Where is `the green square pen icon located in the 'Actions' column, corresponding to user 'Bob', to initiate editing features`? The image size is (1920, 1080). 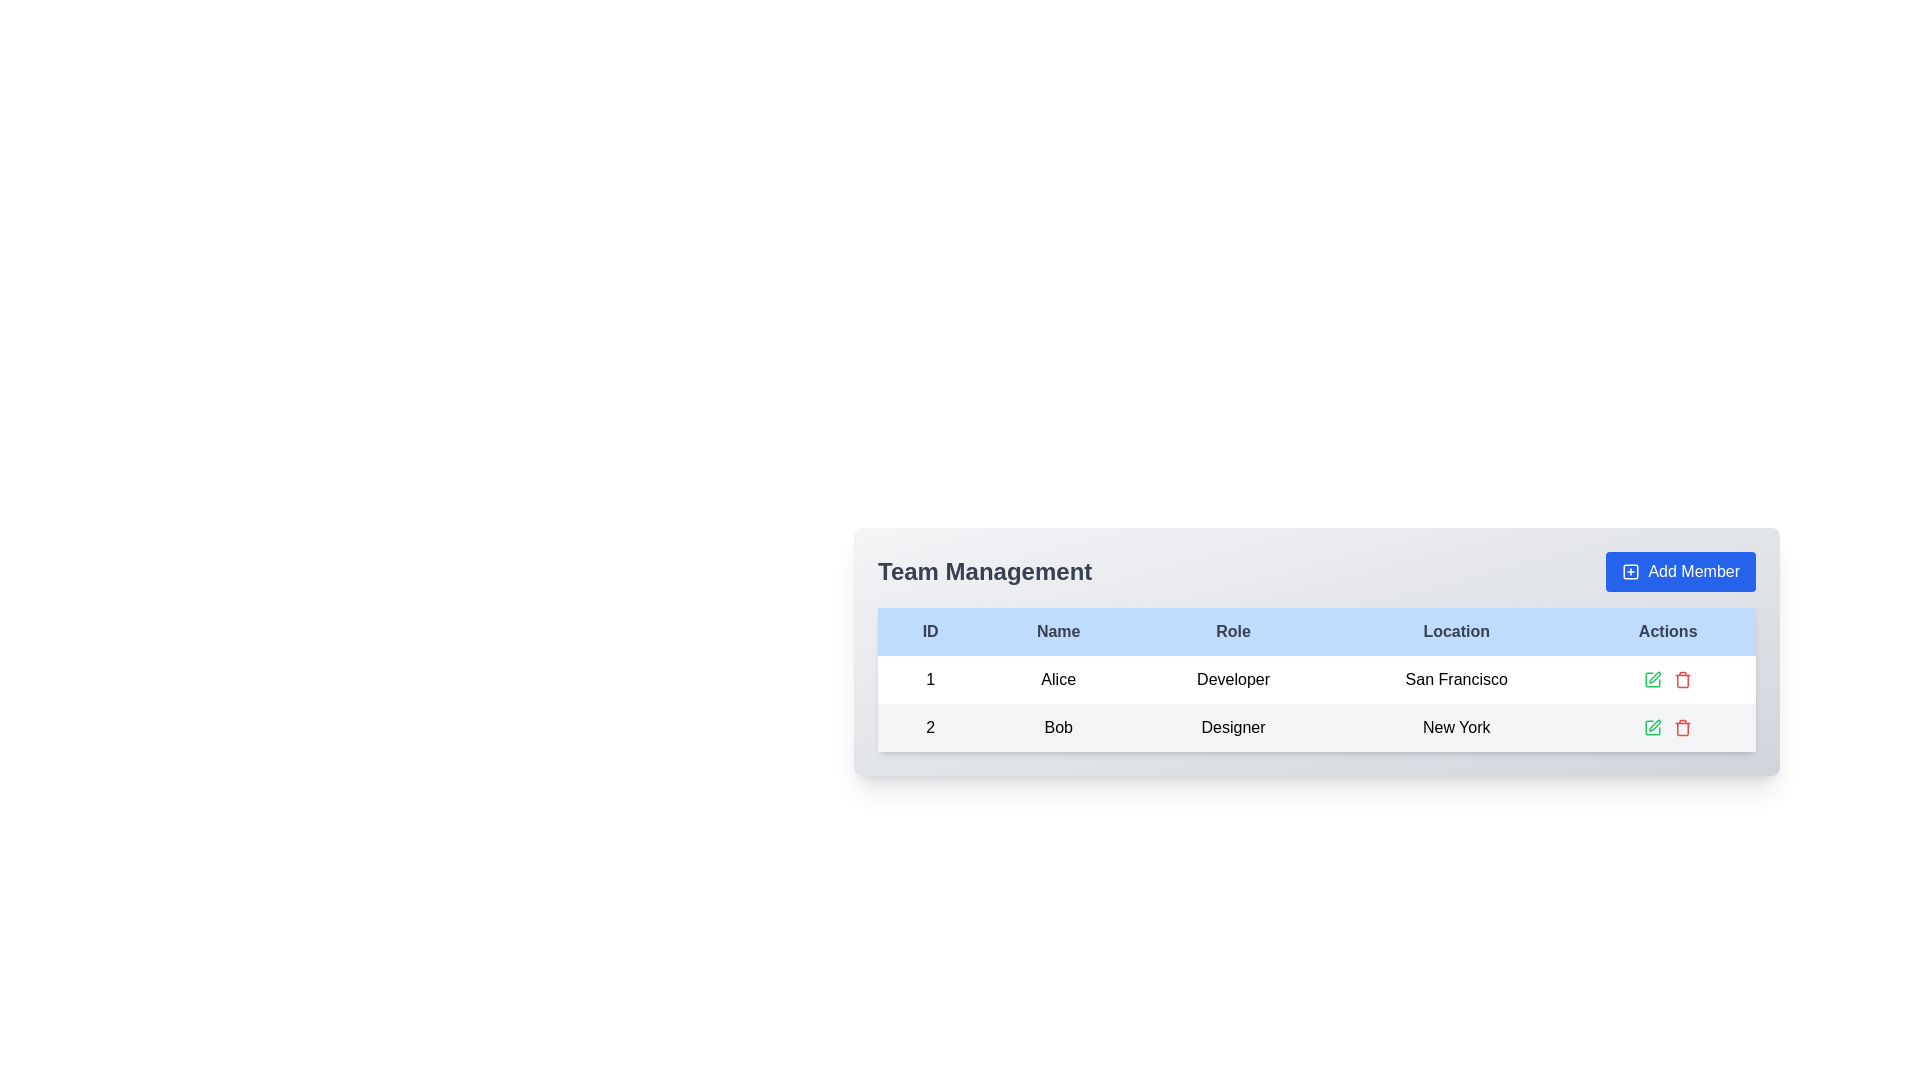 the green square pen icon located in the 'Actions' column, corresponding to user 'Bob', to initiate editing features is located at coordinates (1653, 728).